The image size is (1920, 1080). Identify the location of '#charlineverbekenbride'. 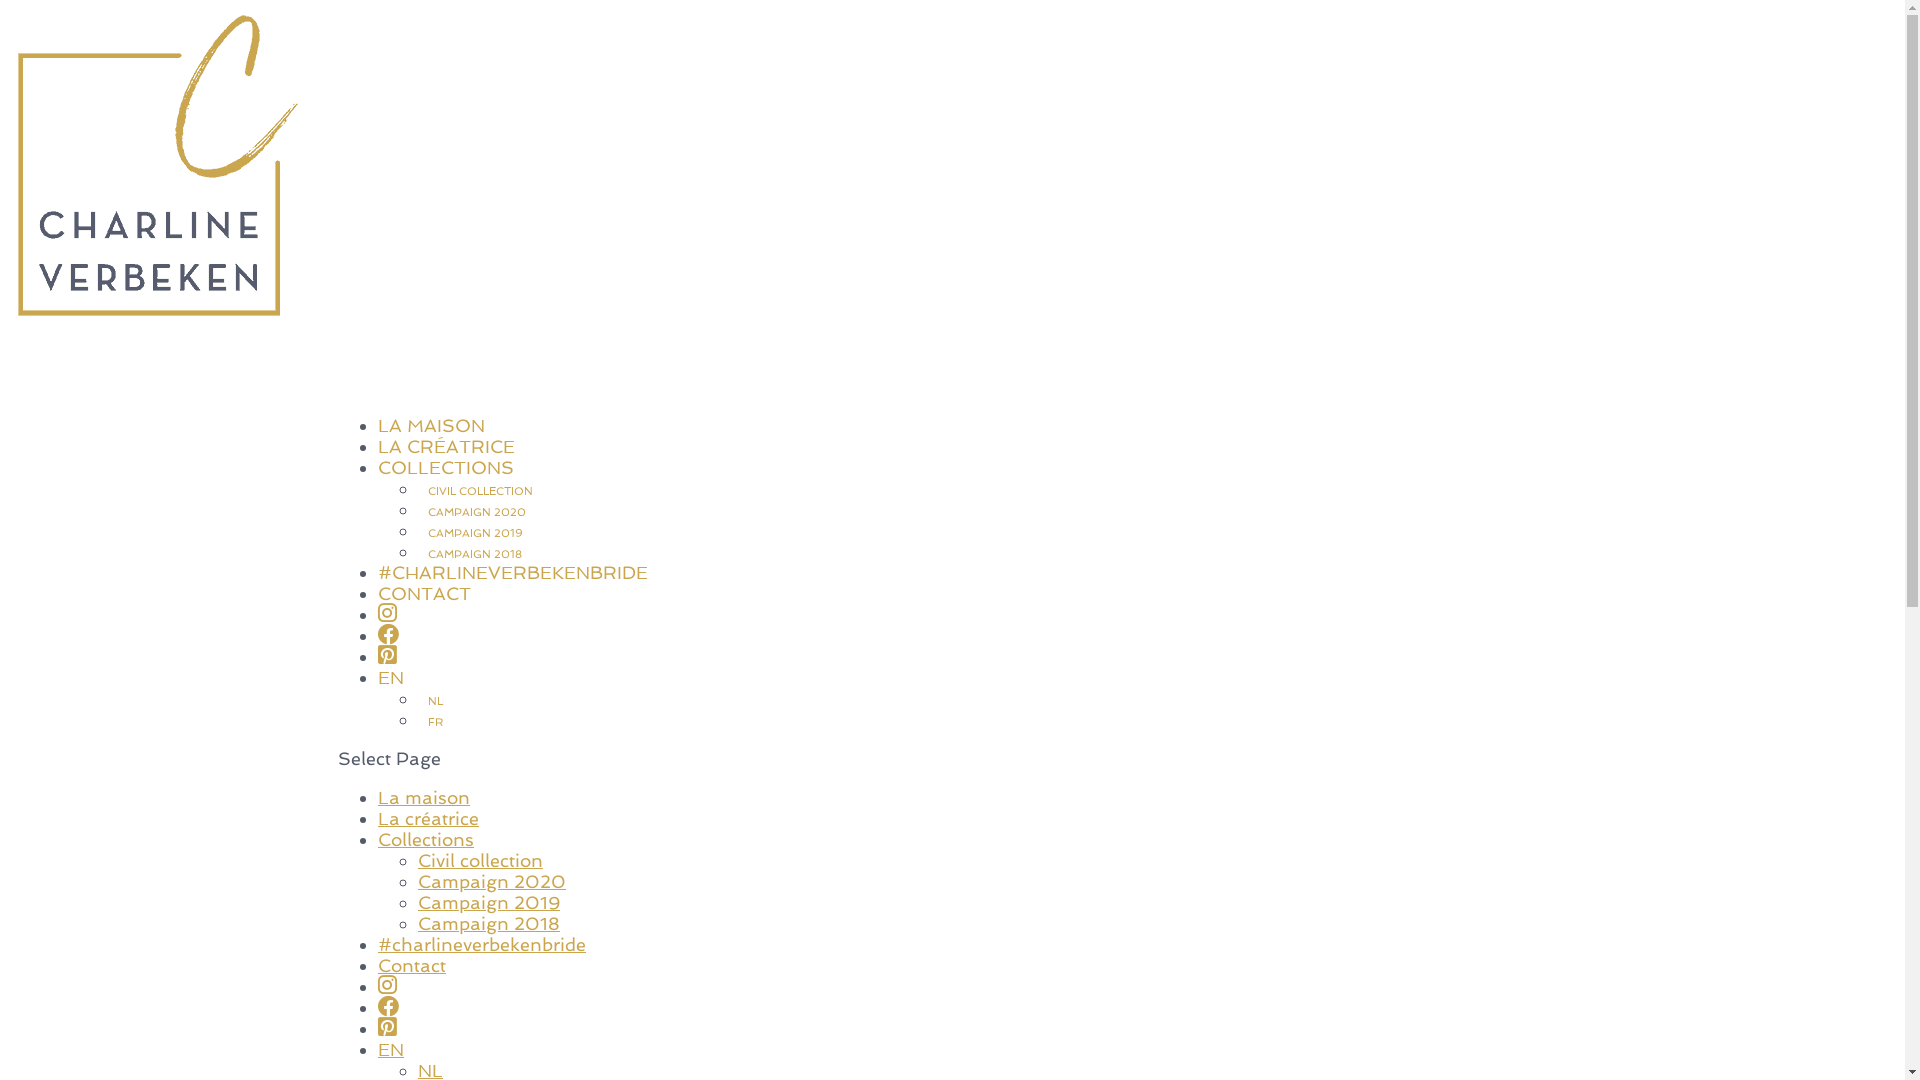
(481, 944).